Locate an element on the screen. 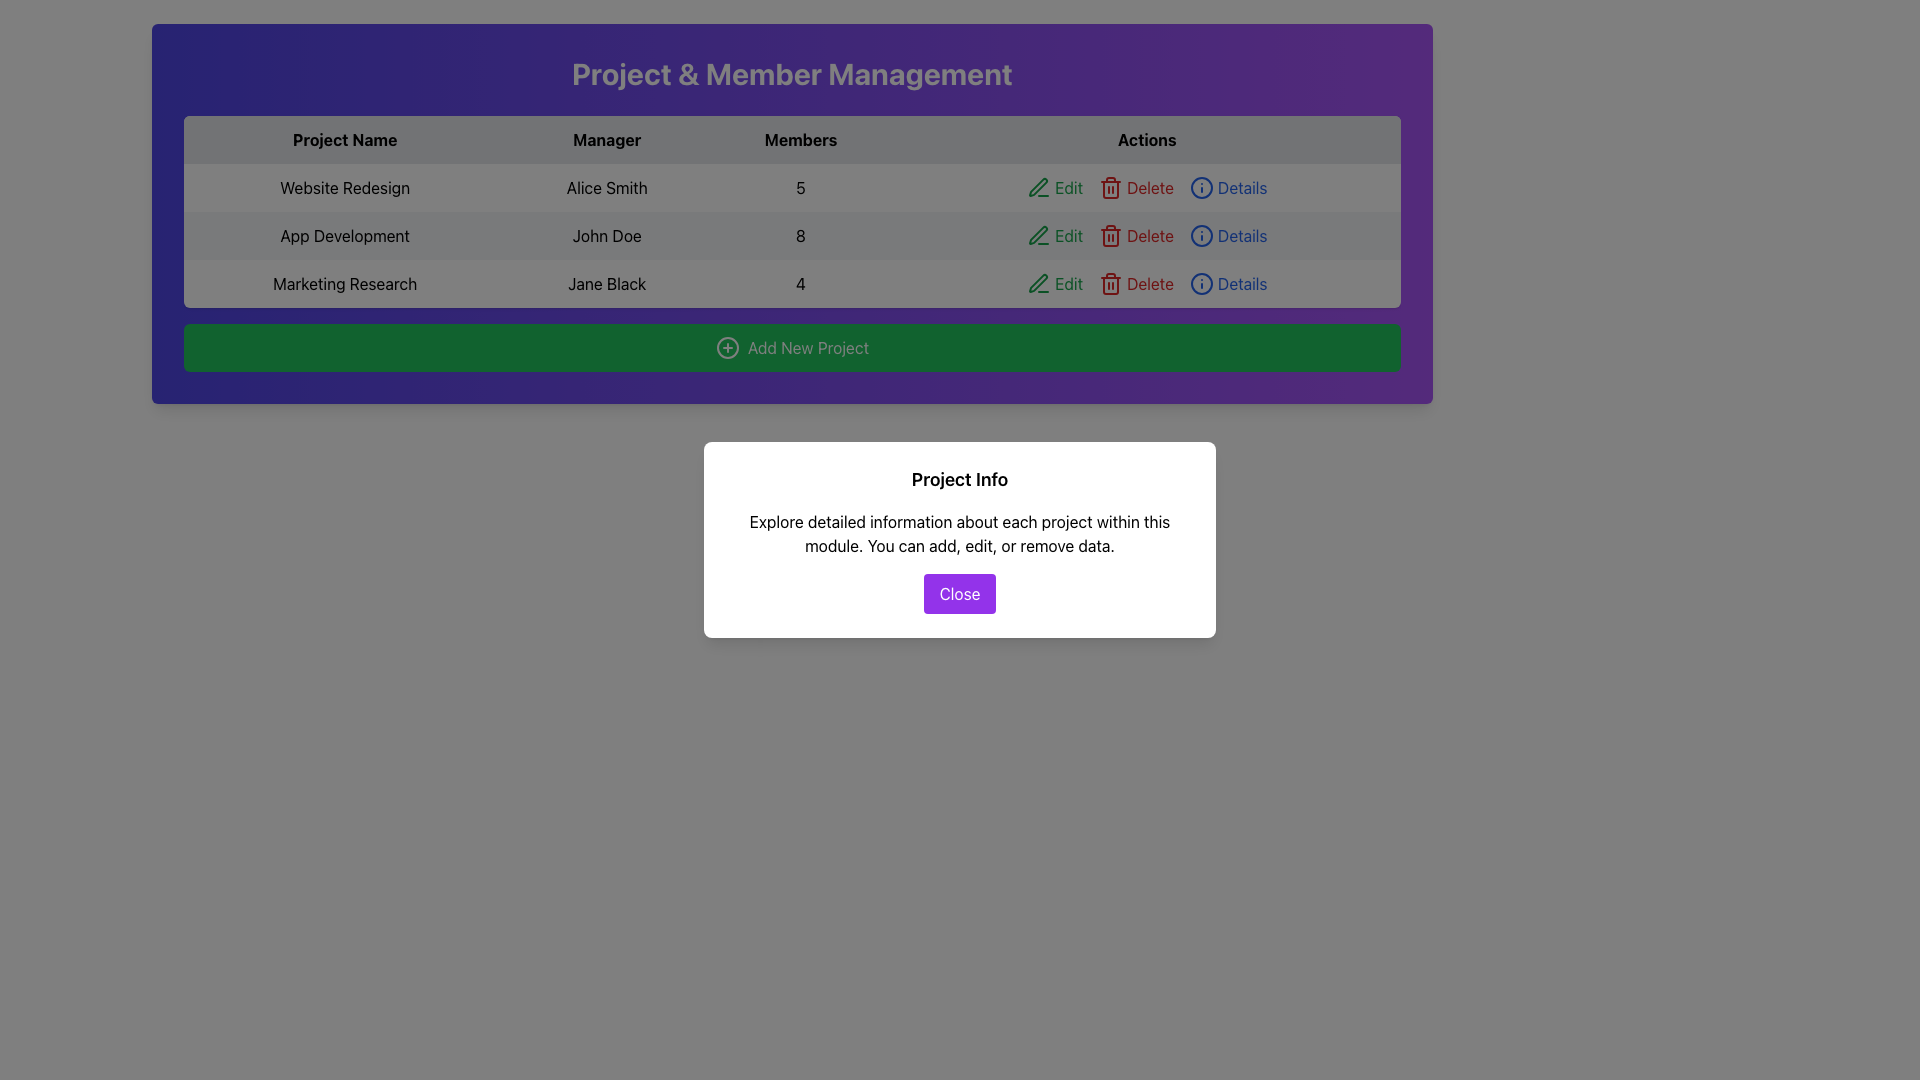  the central circular outline of the 'Details' button, which is located at the bottom right of the 'Marketing Research' row in the 'Actions' column of the table is located at coordinates (1200, 284).